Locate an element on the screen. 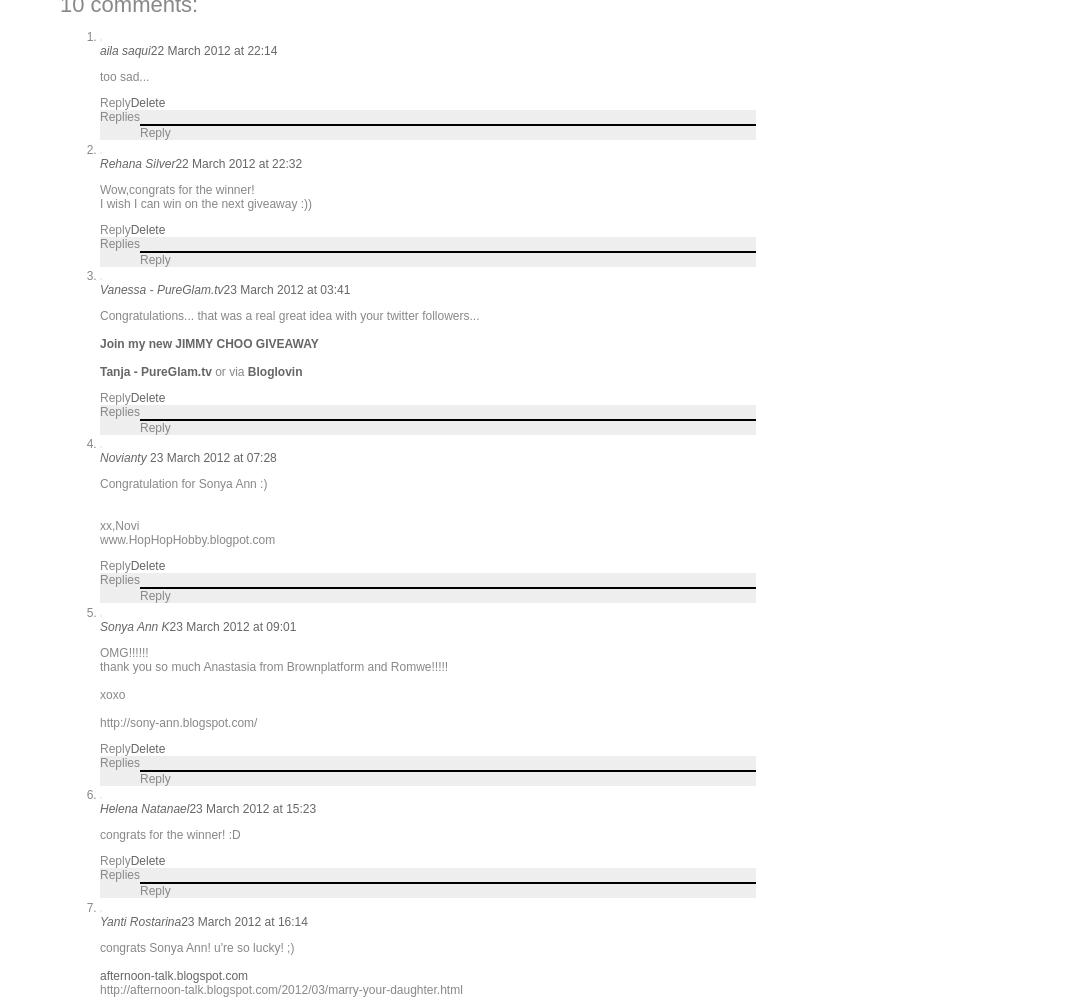  'Congratulation for Sonya Ann :)' is located at coordinates (99, 484).